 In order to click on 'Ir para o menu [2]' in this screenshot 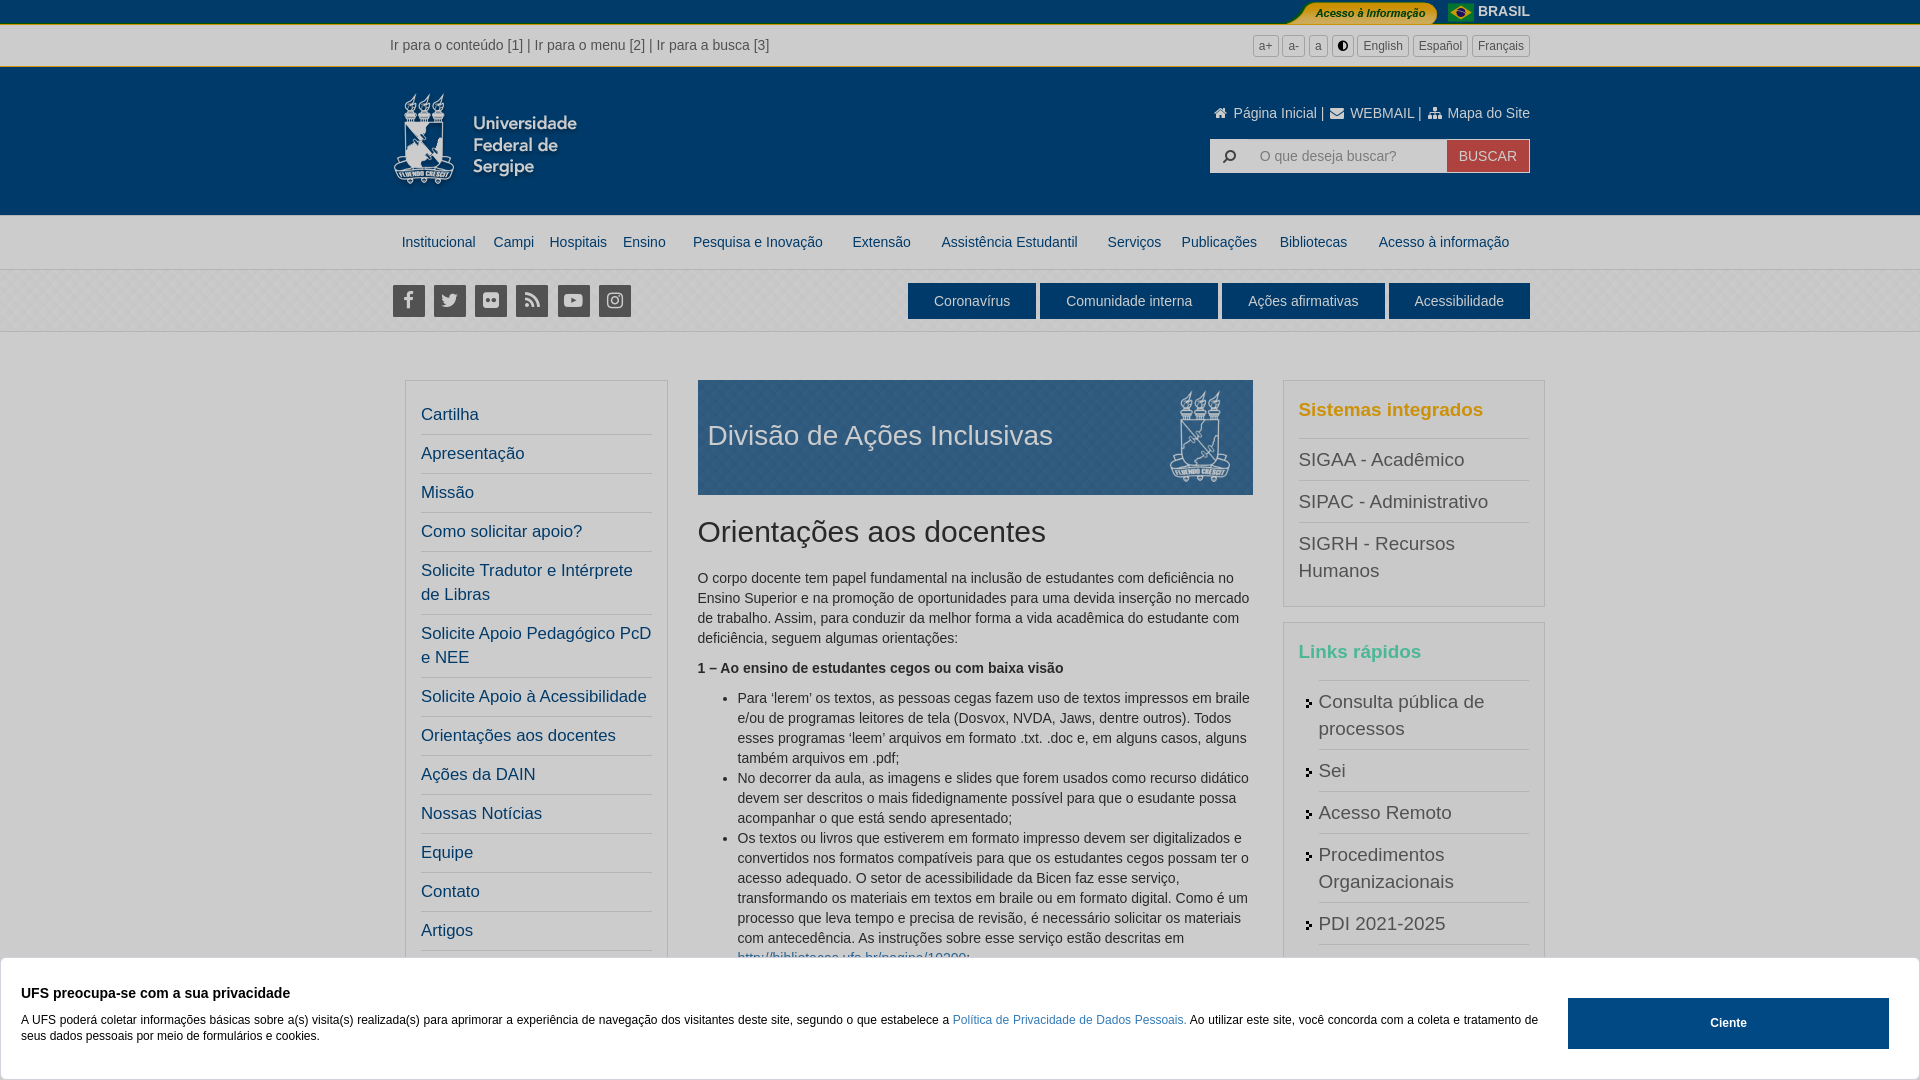, I will do `click(534, 45)`.